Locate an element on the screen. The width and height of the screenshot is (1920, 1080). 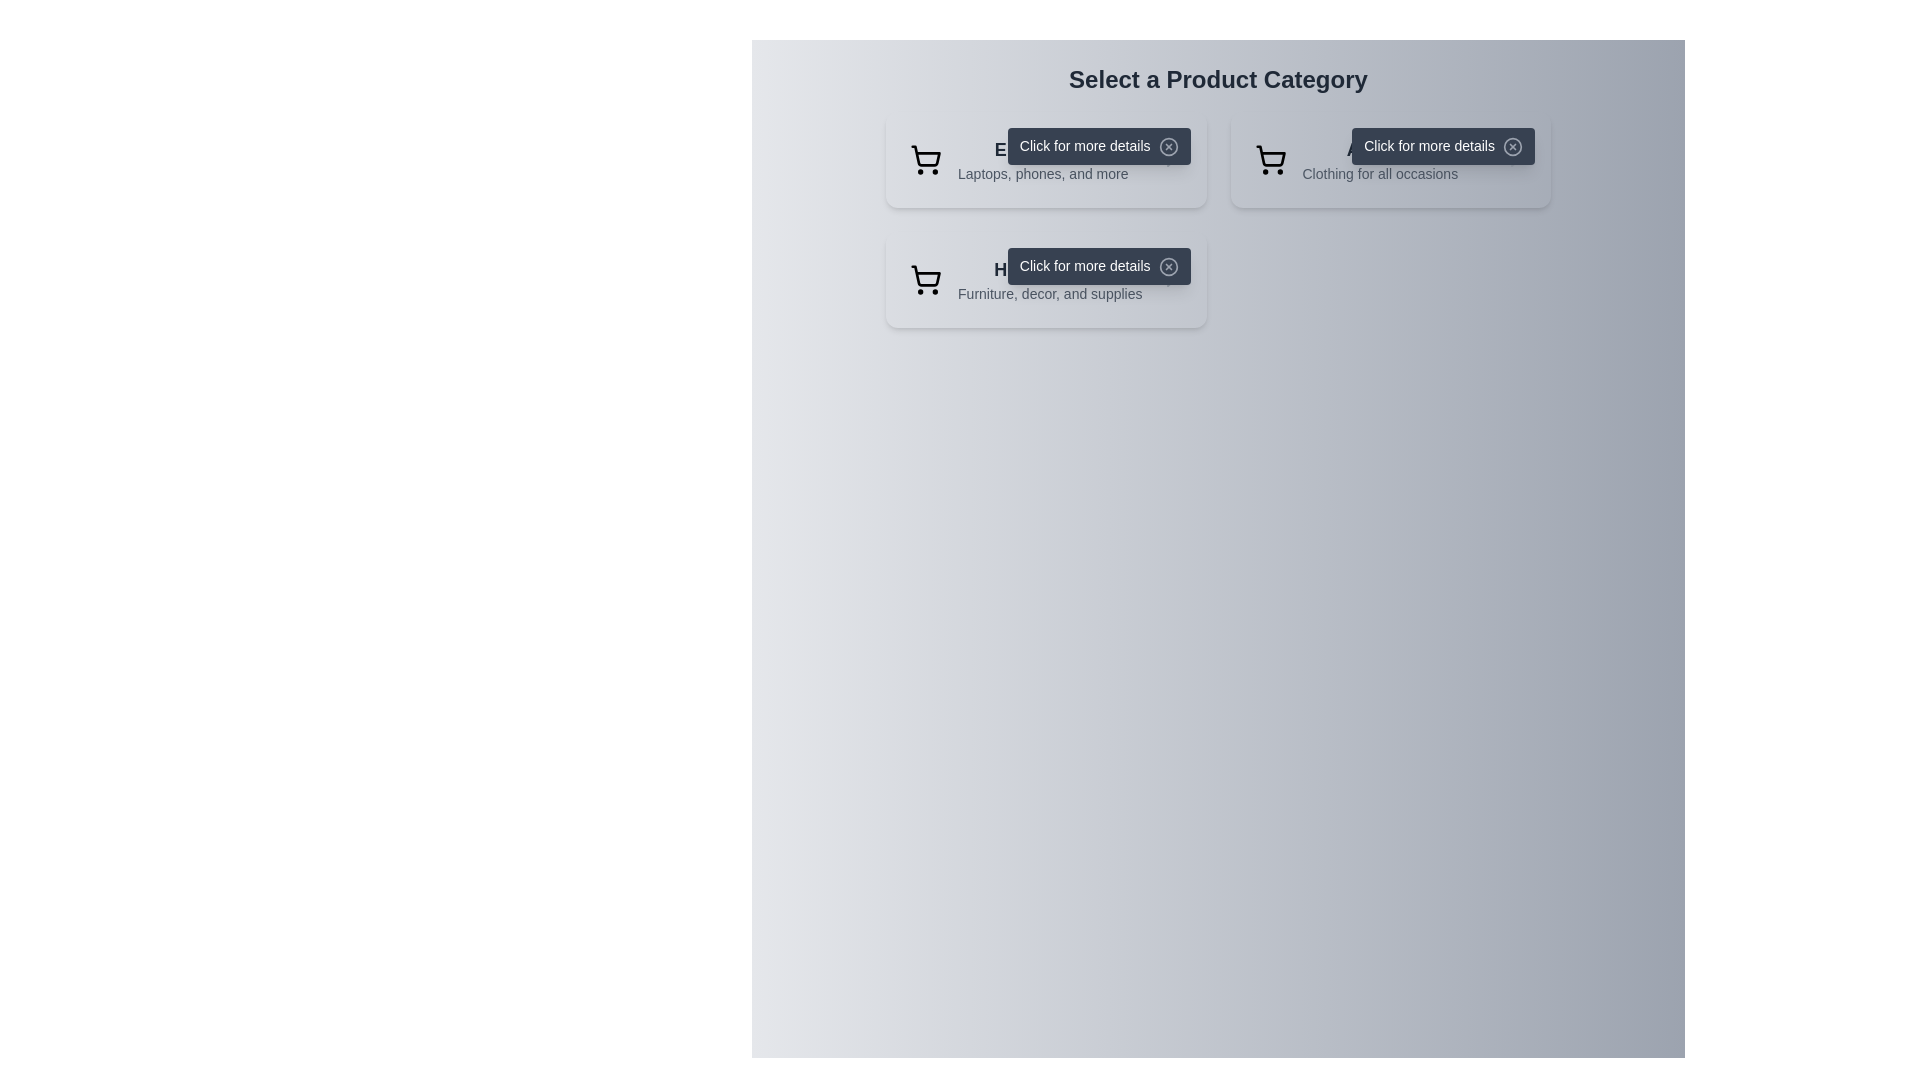
the decorative SVG graphic (circle) positioned at the end of the 'Click for more details' label in the top left category card of the displayed grid is located at coordinates (1168, 146).